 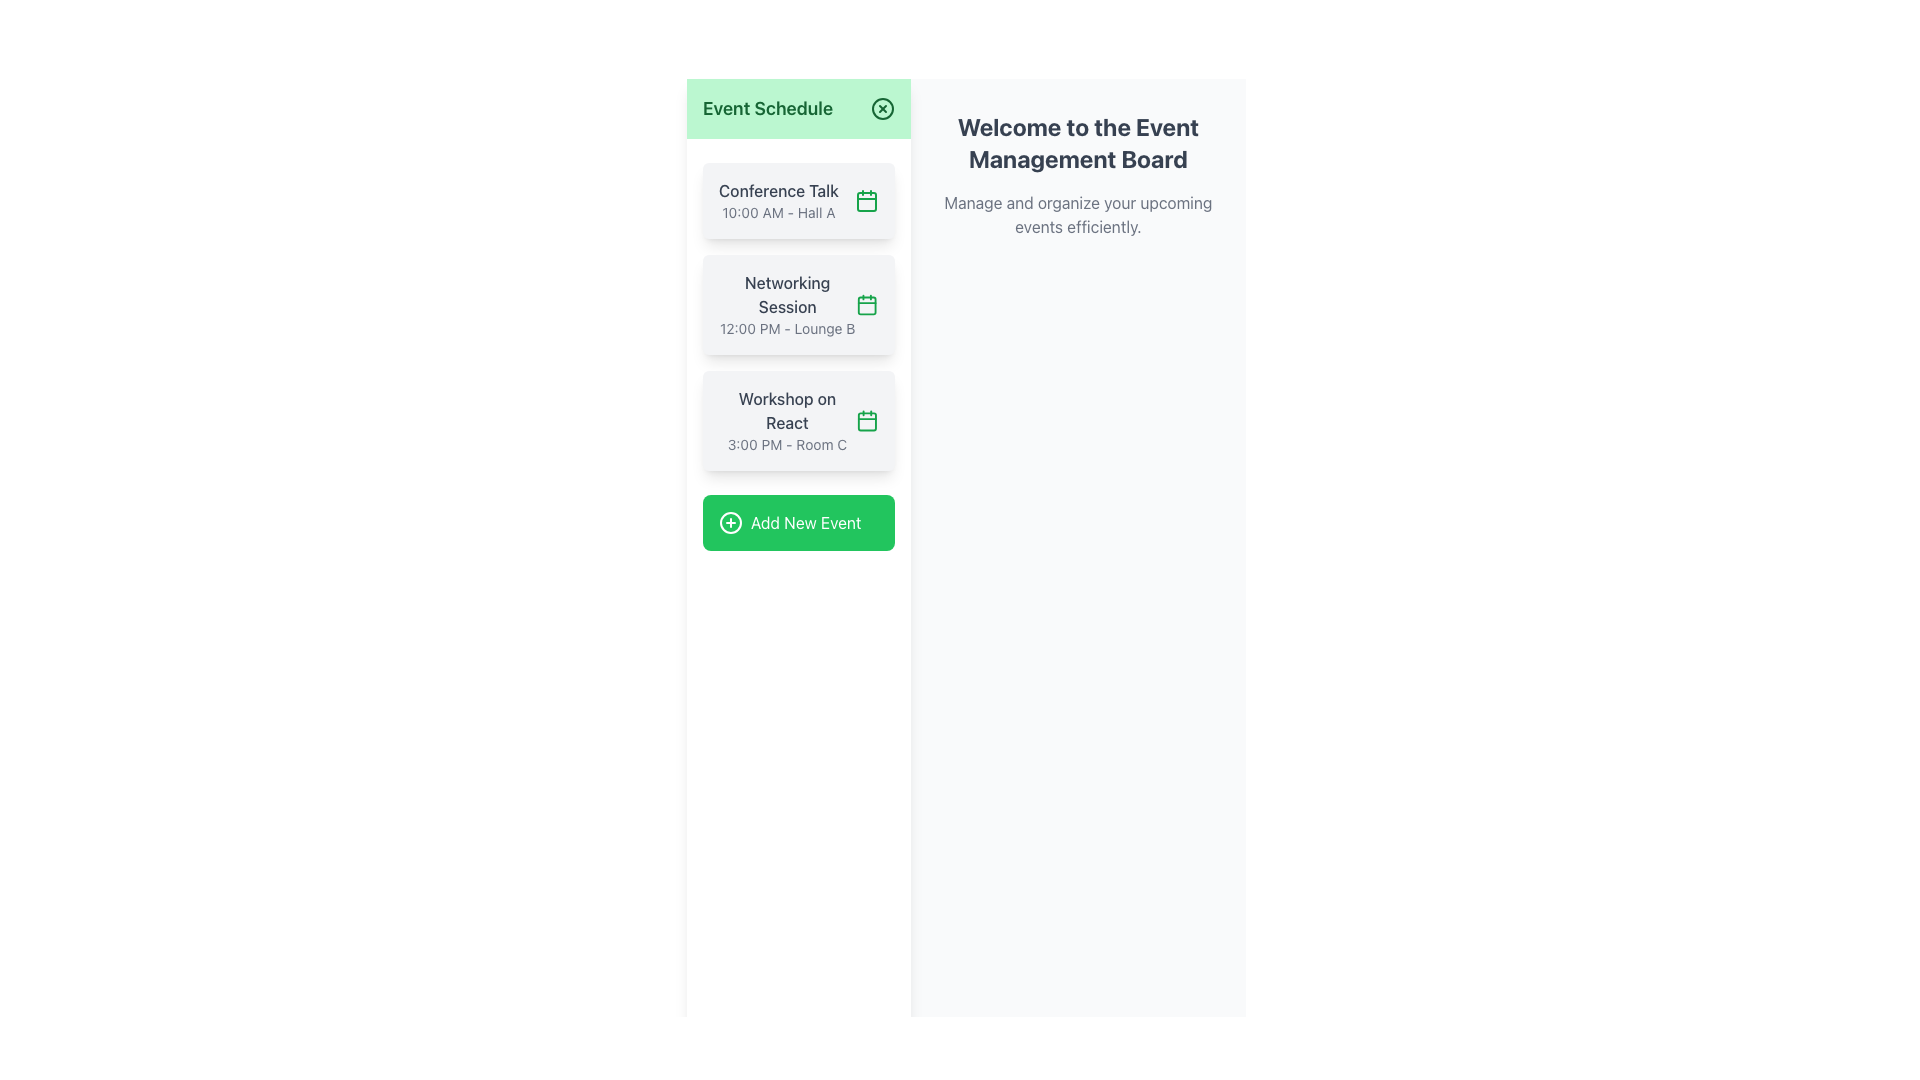 What do you see at coordinates (777, 191) in the screenshot?
I see `the Text Label displaying 'Conference Talk', which is located within the panel of scheduled events on the left side of the interface` at bounding box center [777, 191].